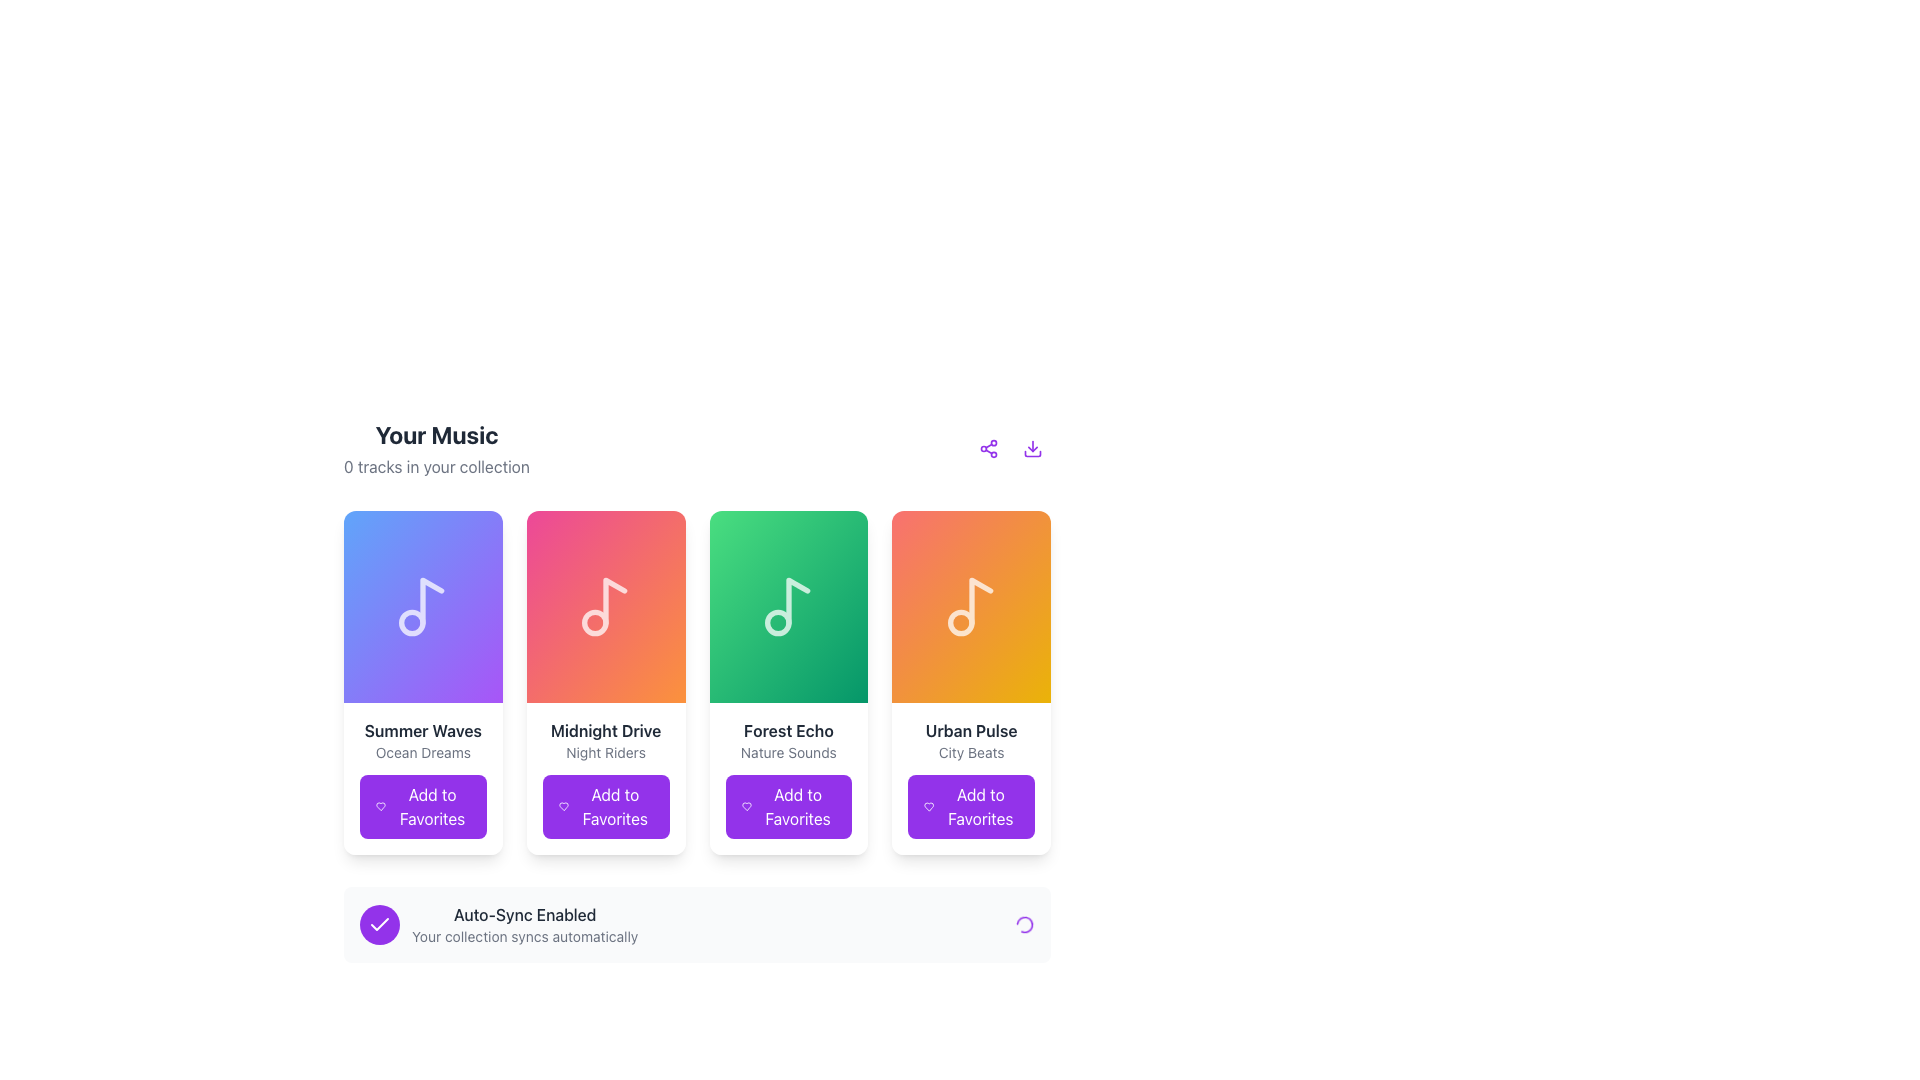 The image size is (1920, 1080). I want to click on the static text block with the bold heading 'Your Music' located near the top-left corner of the content area, above the horizontal row of music cards, so click(435, 447).